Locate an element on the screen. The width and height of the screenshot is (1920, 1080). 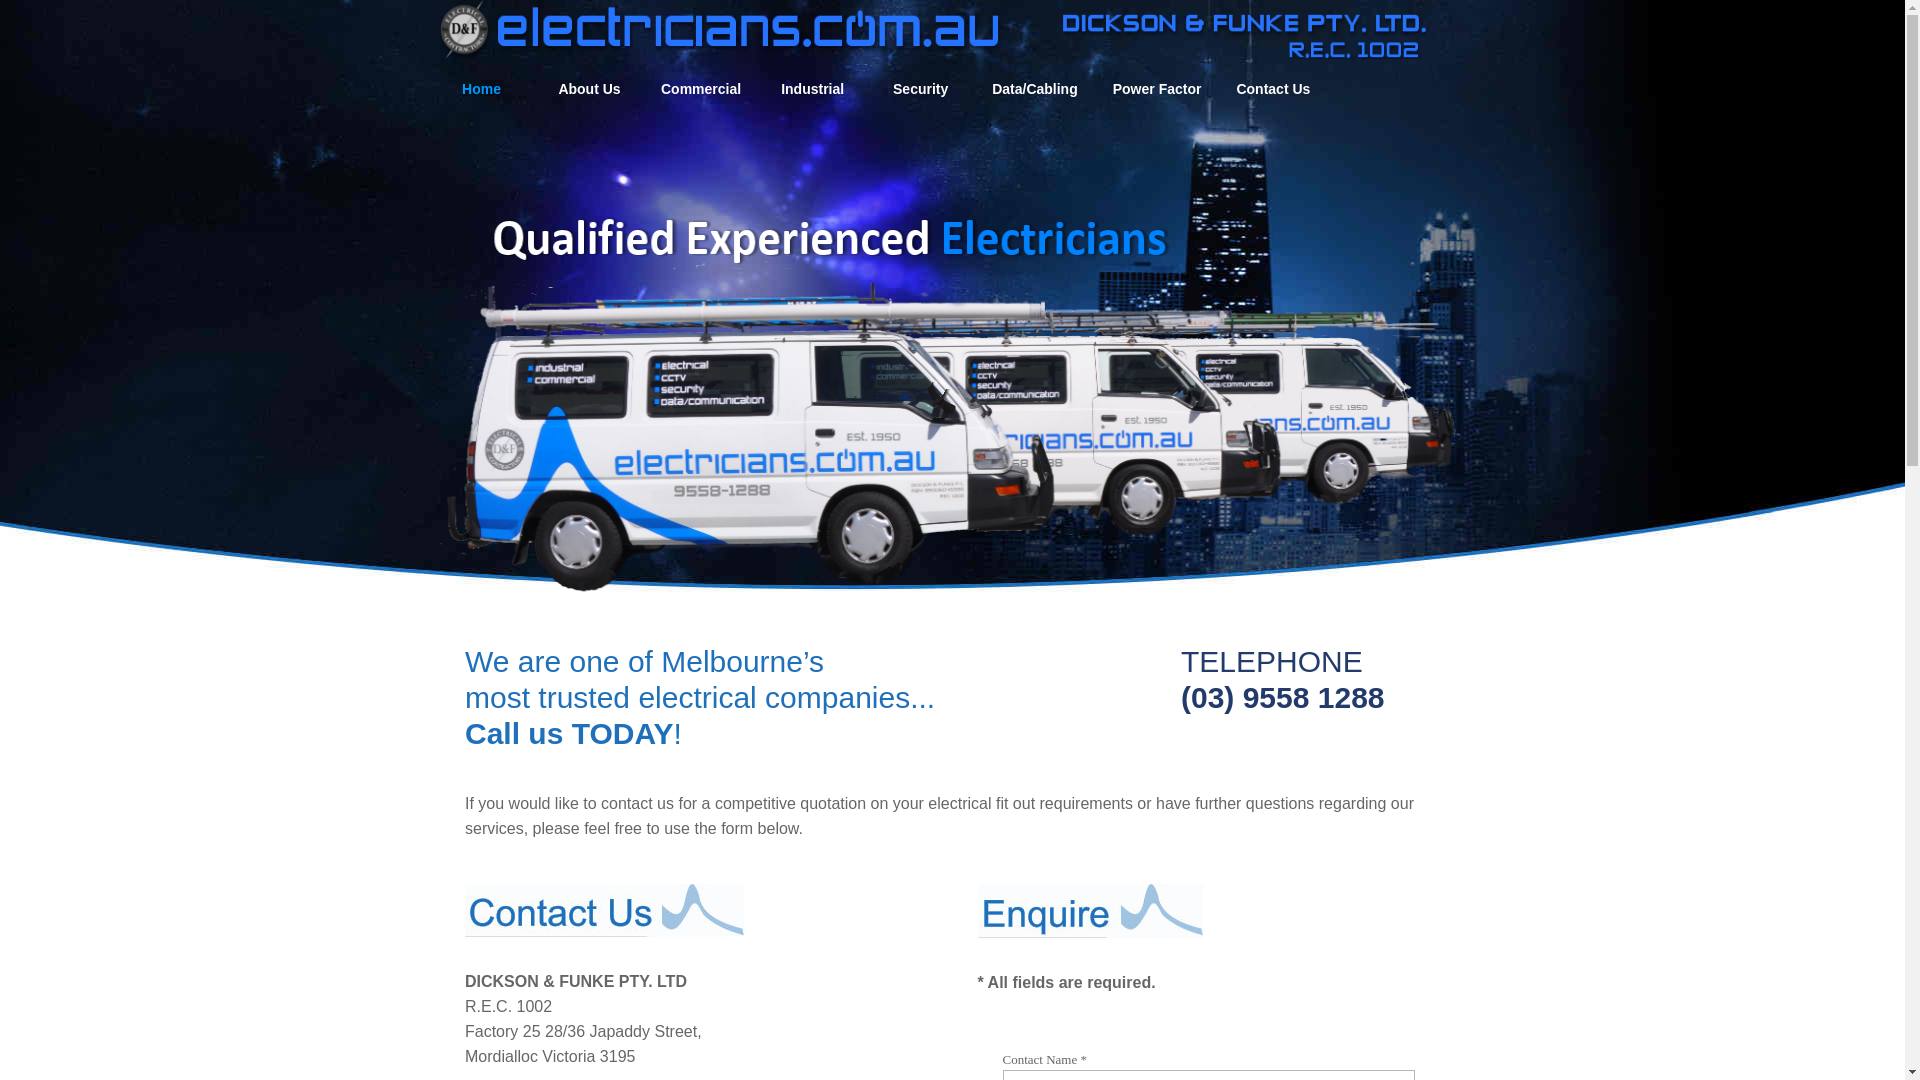
'Power Factor' is located at coordinates (1107, 88).